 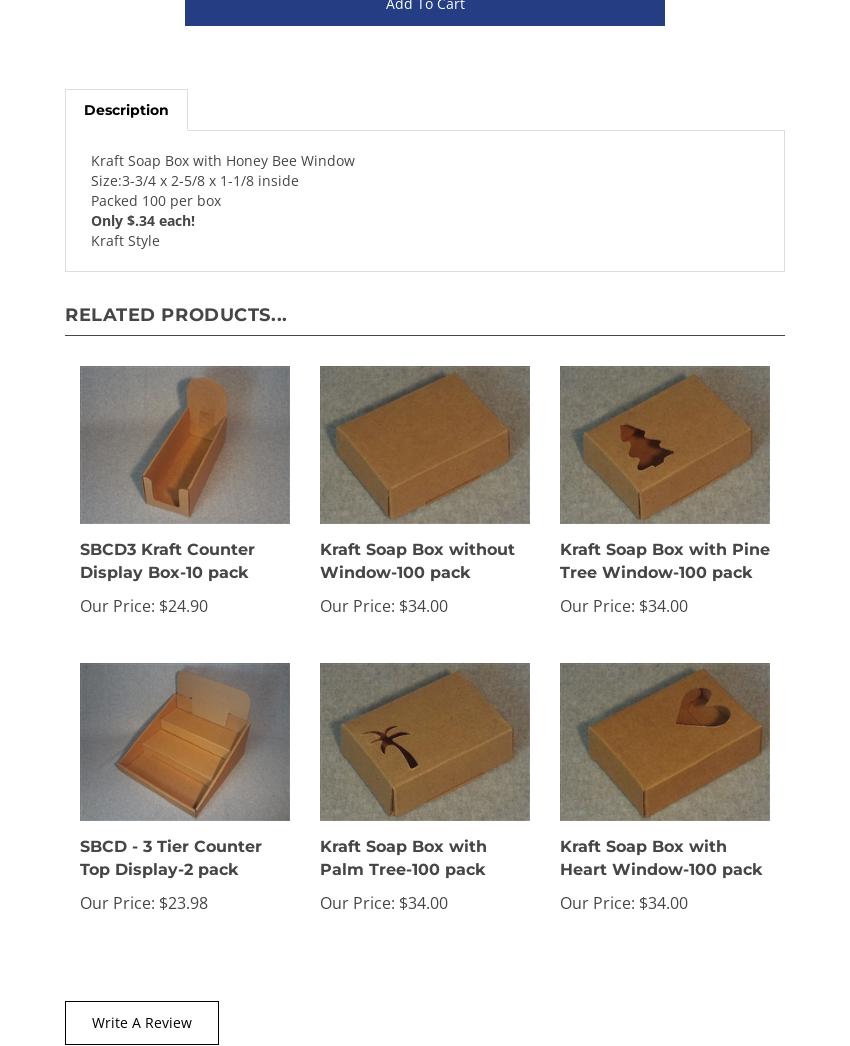 What do you see at coordinates (223, 160) in the screenshot?
I see `'Kraft Soap Box with Honey Bee Window'` at bounding box center [223, 160].